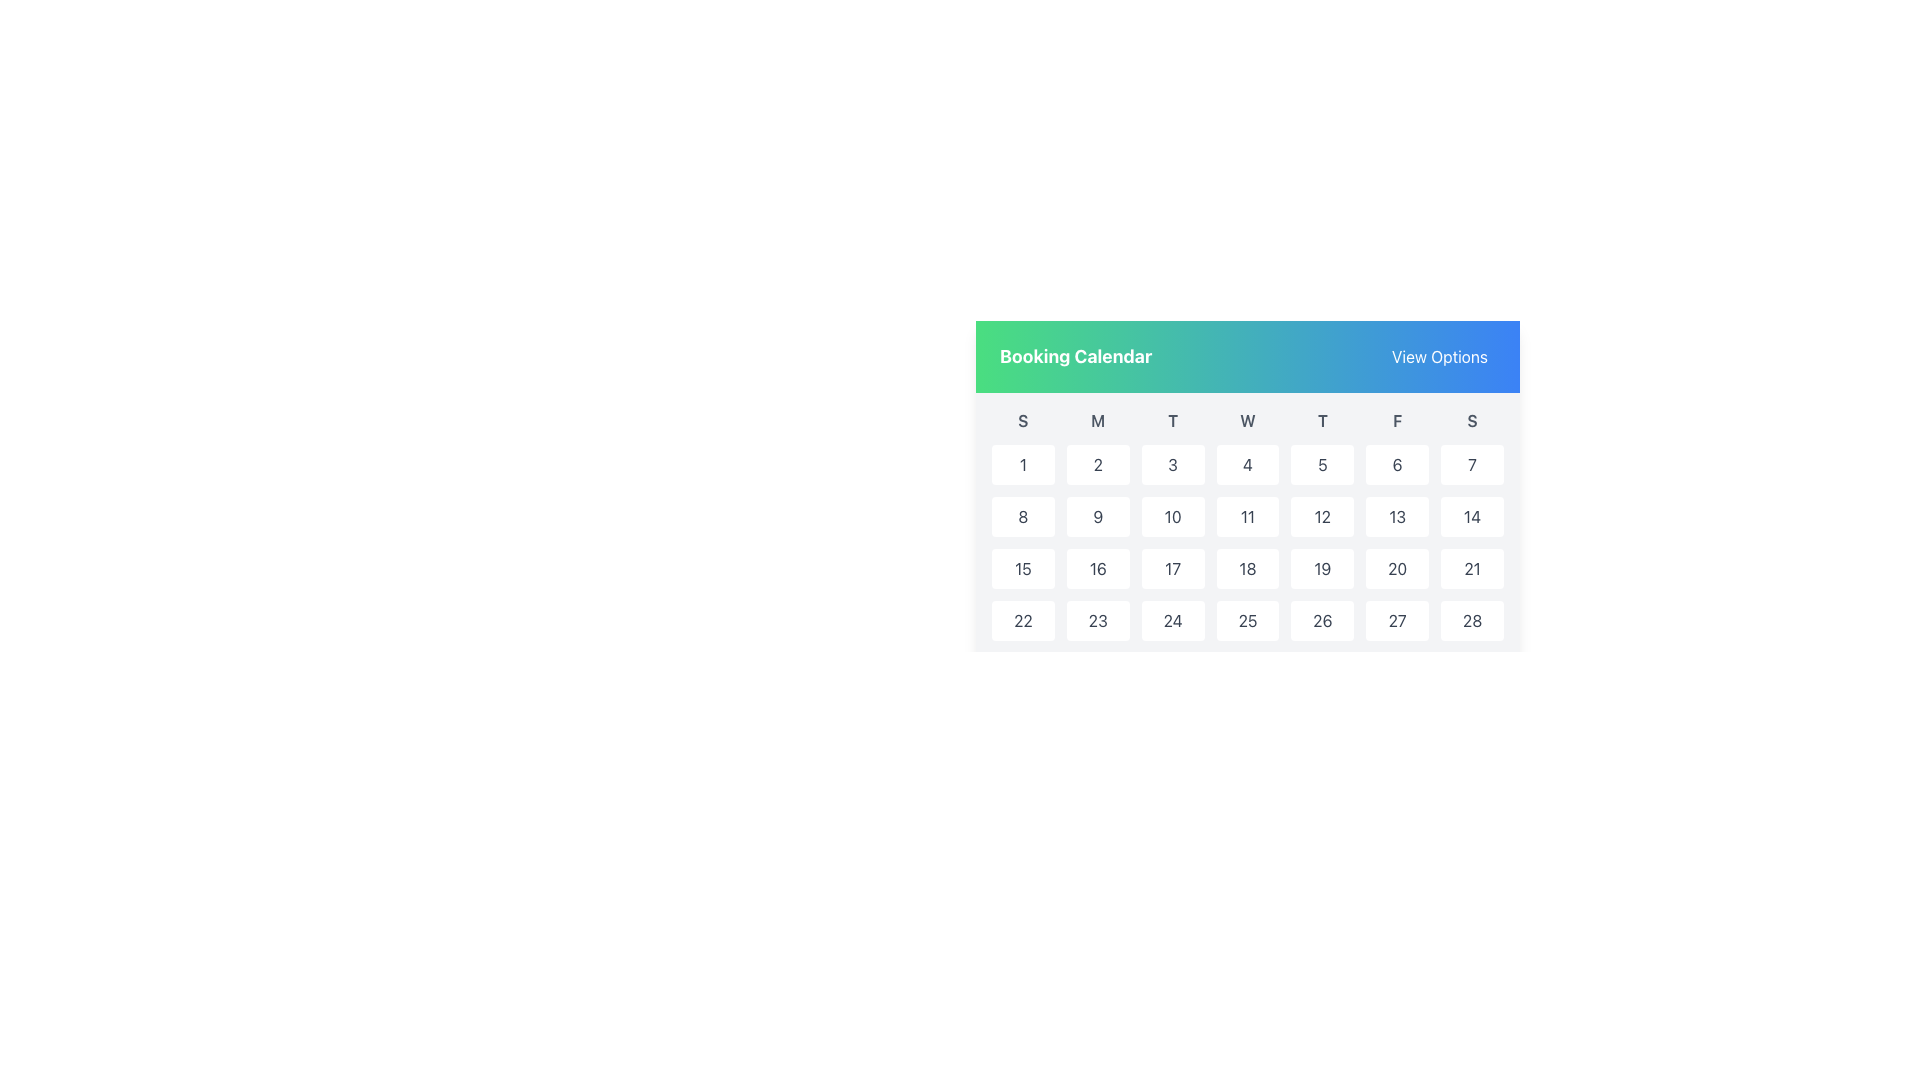 This screenshot has height=1080, width=1920. Describe the element at coordinates (1097, 419) in the screenshot. I see `the static text label displaying the capital letter 'M' in the weekly calendar header` at that location.